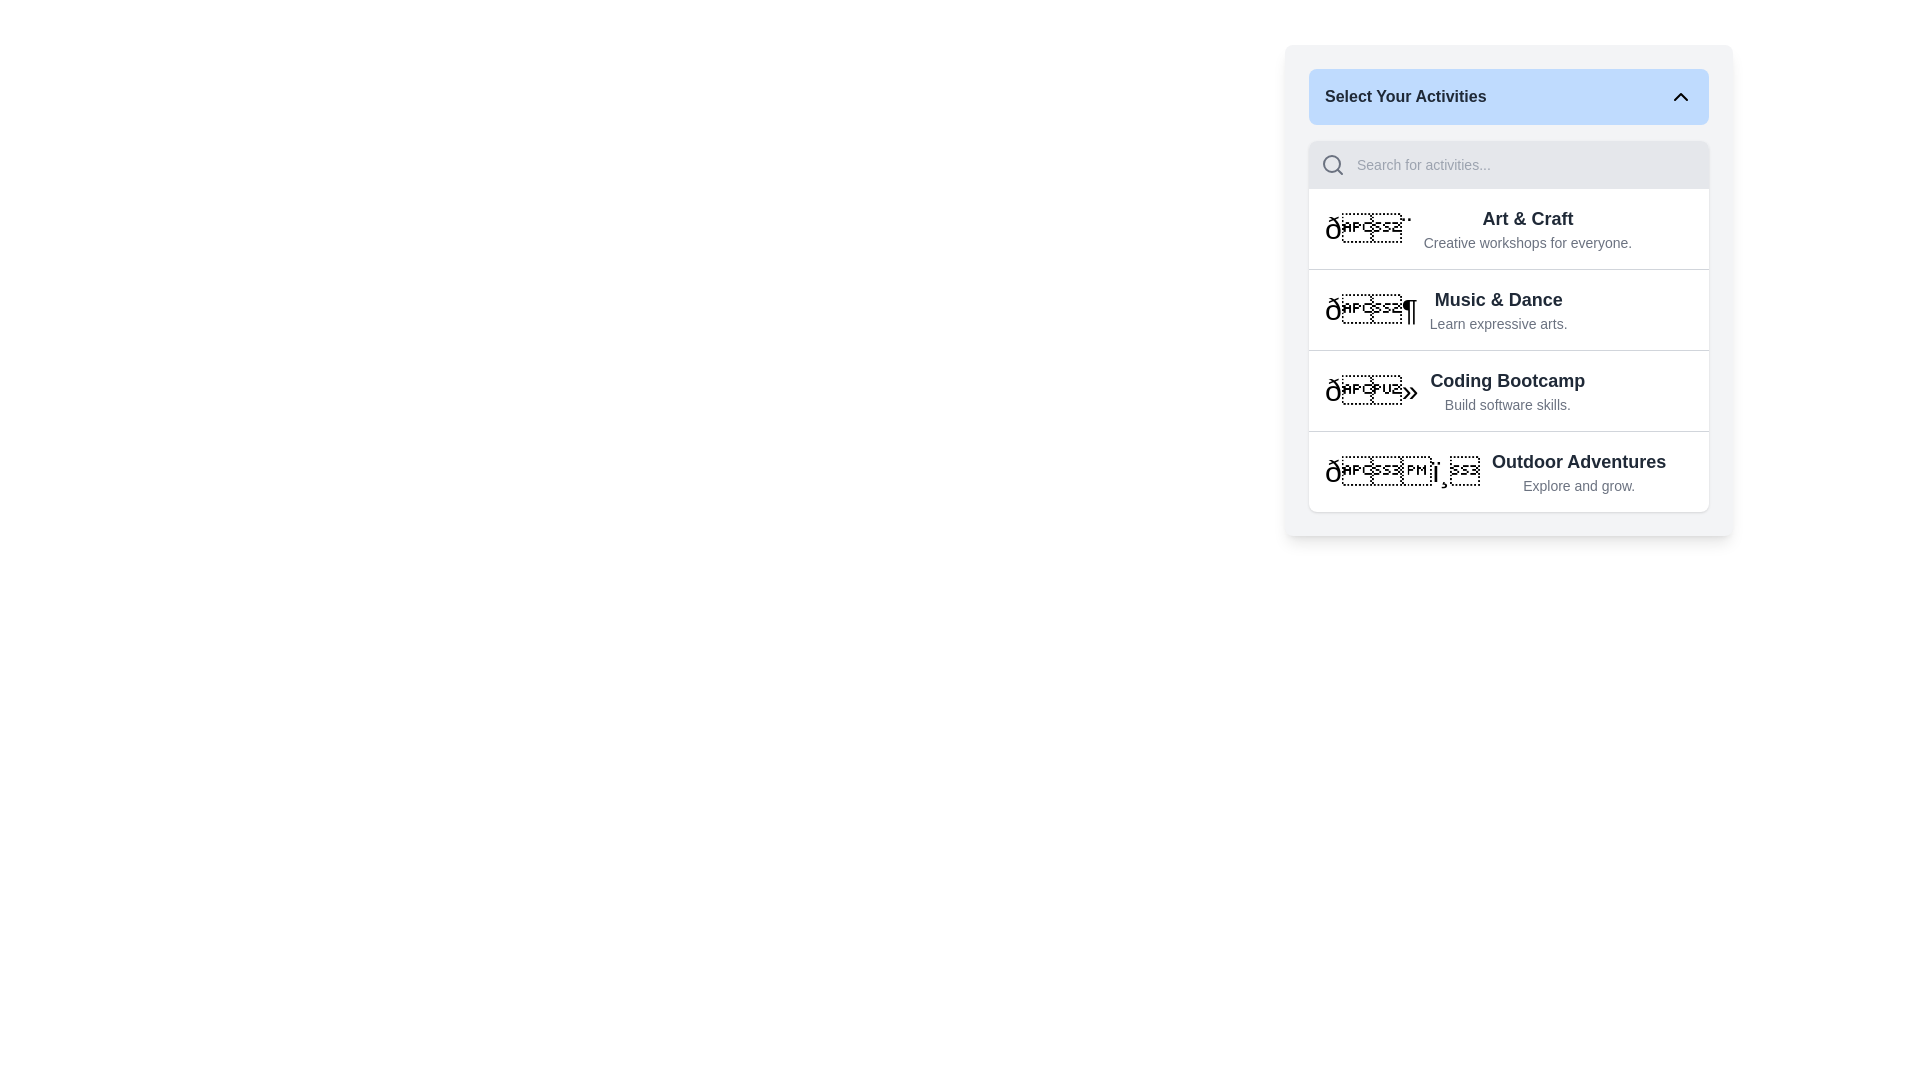 This screenshot has height=1080, width=1920. What do you see at coordinates (1497, 309) in the screenshot?
I see `the 'Music & Dance' text block, which is the second item in a vertically aligned list of options` at bounding box center [1497, 309].